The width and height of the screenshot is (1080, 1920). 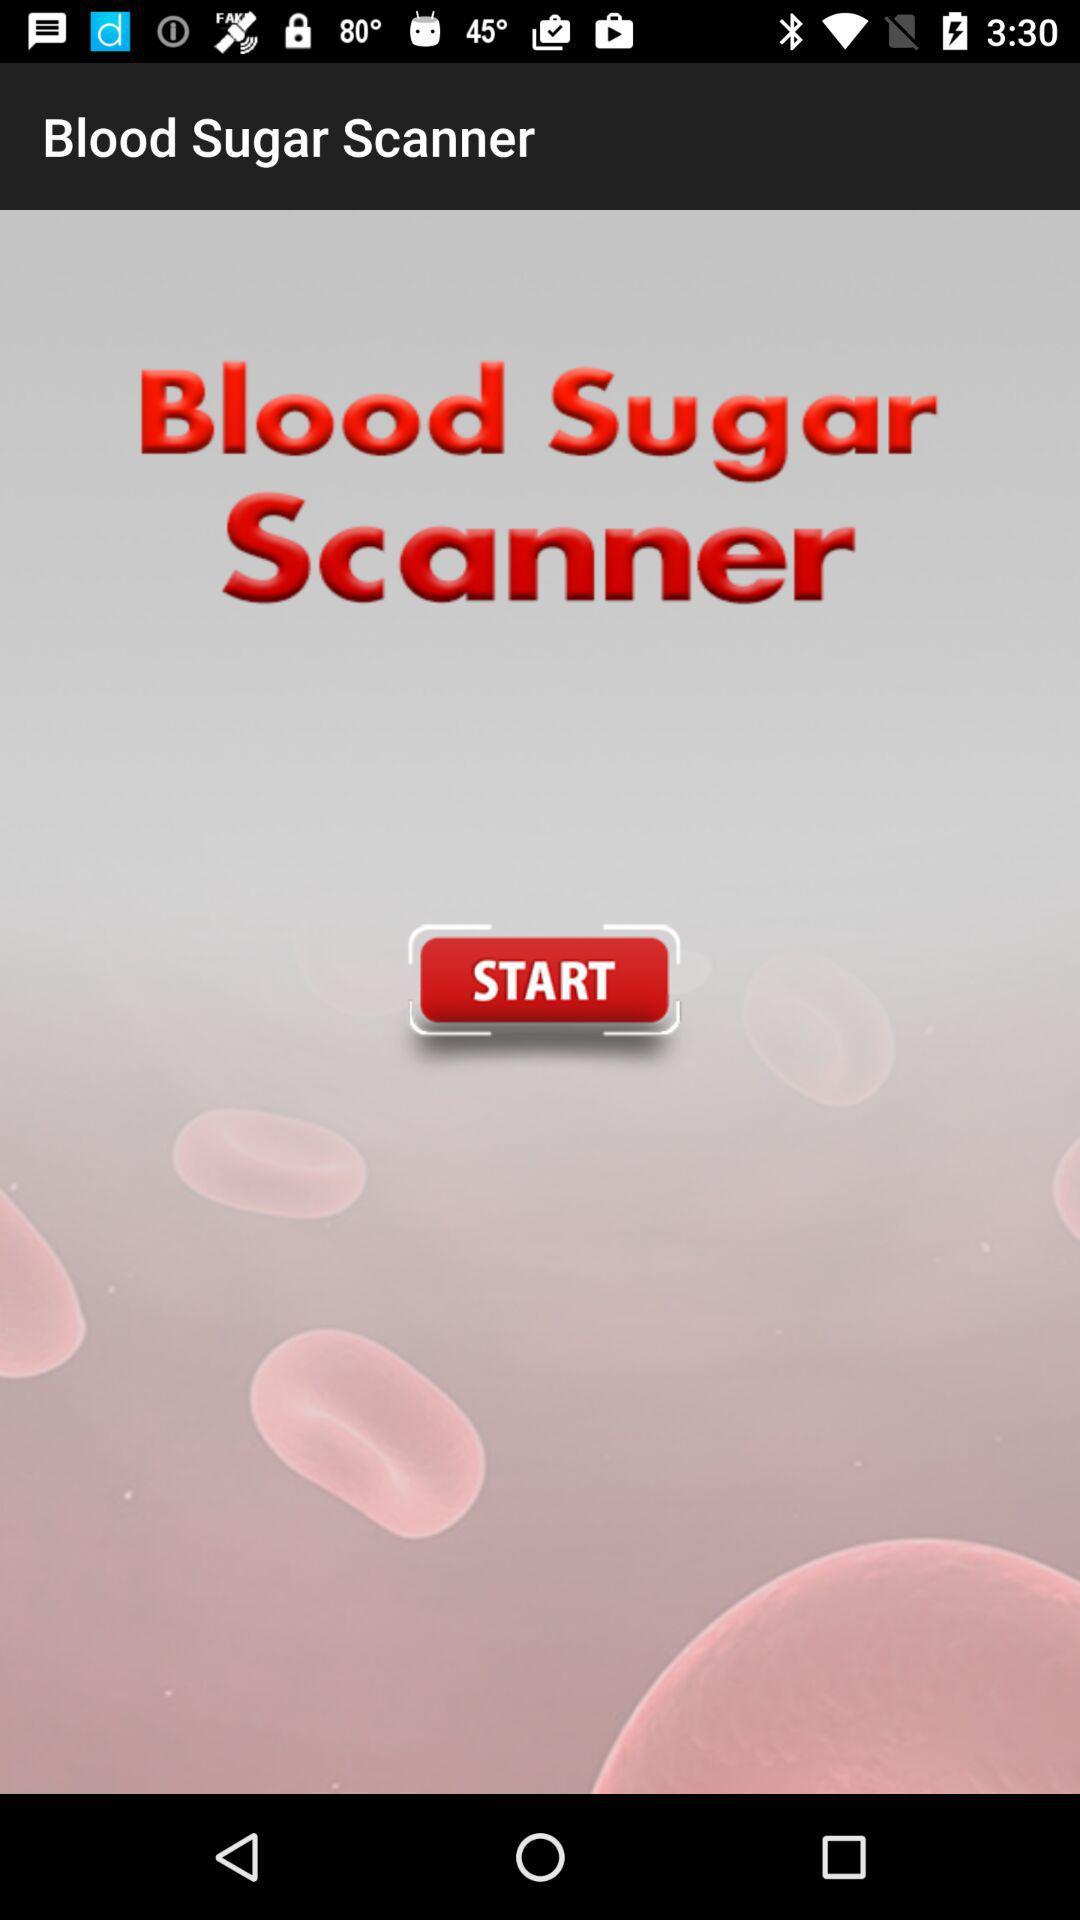 I want to click on open button, so click(x=538, y=1002).